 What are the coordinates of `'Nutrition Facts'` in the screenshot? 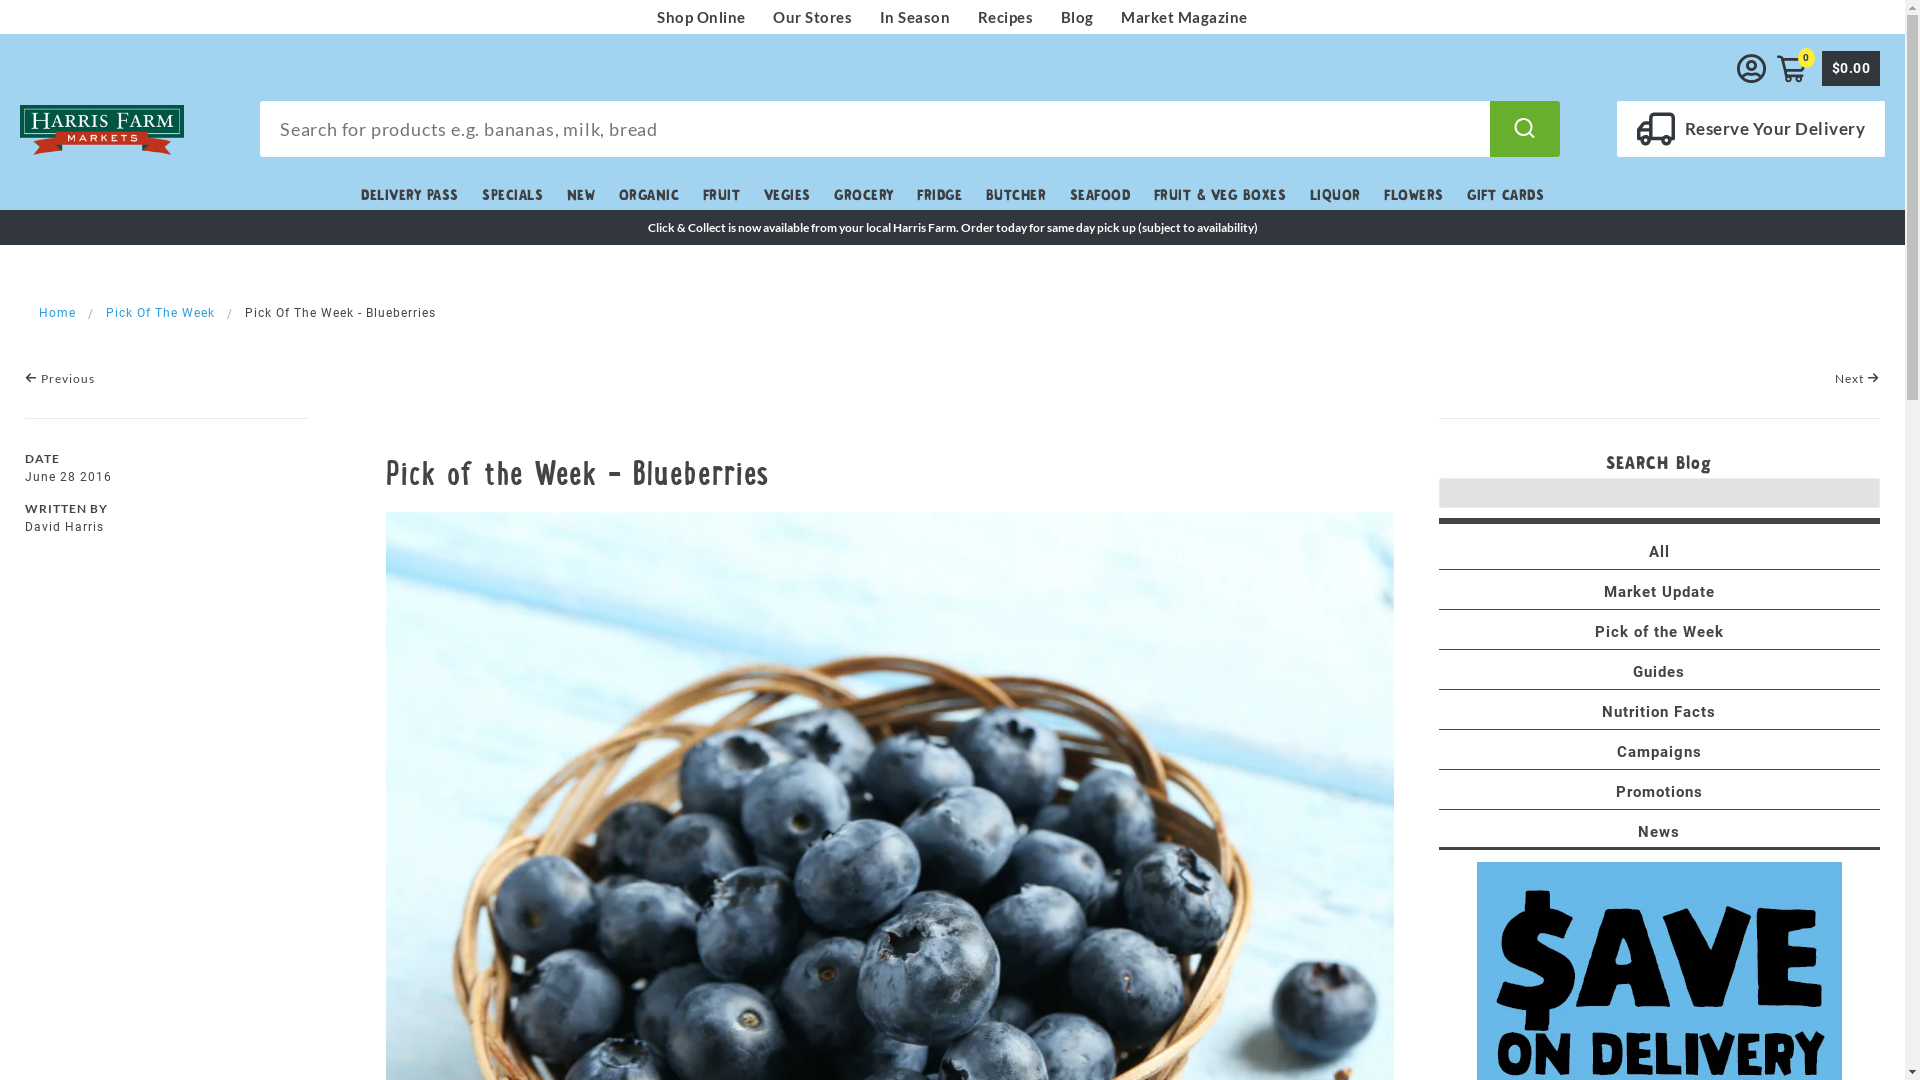 It's located at (1659, 711).